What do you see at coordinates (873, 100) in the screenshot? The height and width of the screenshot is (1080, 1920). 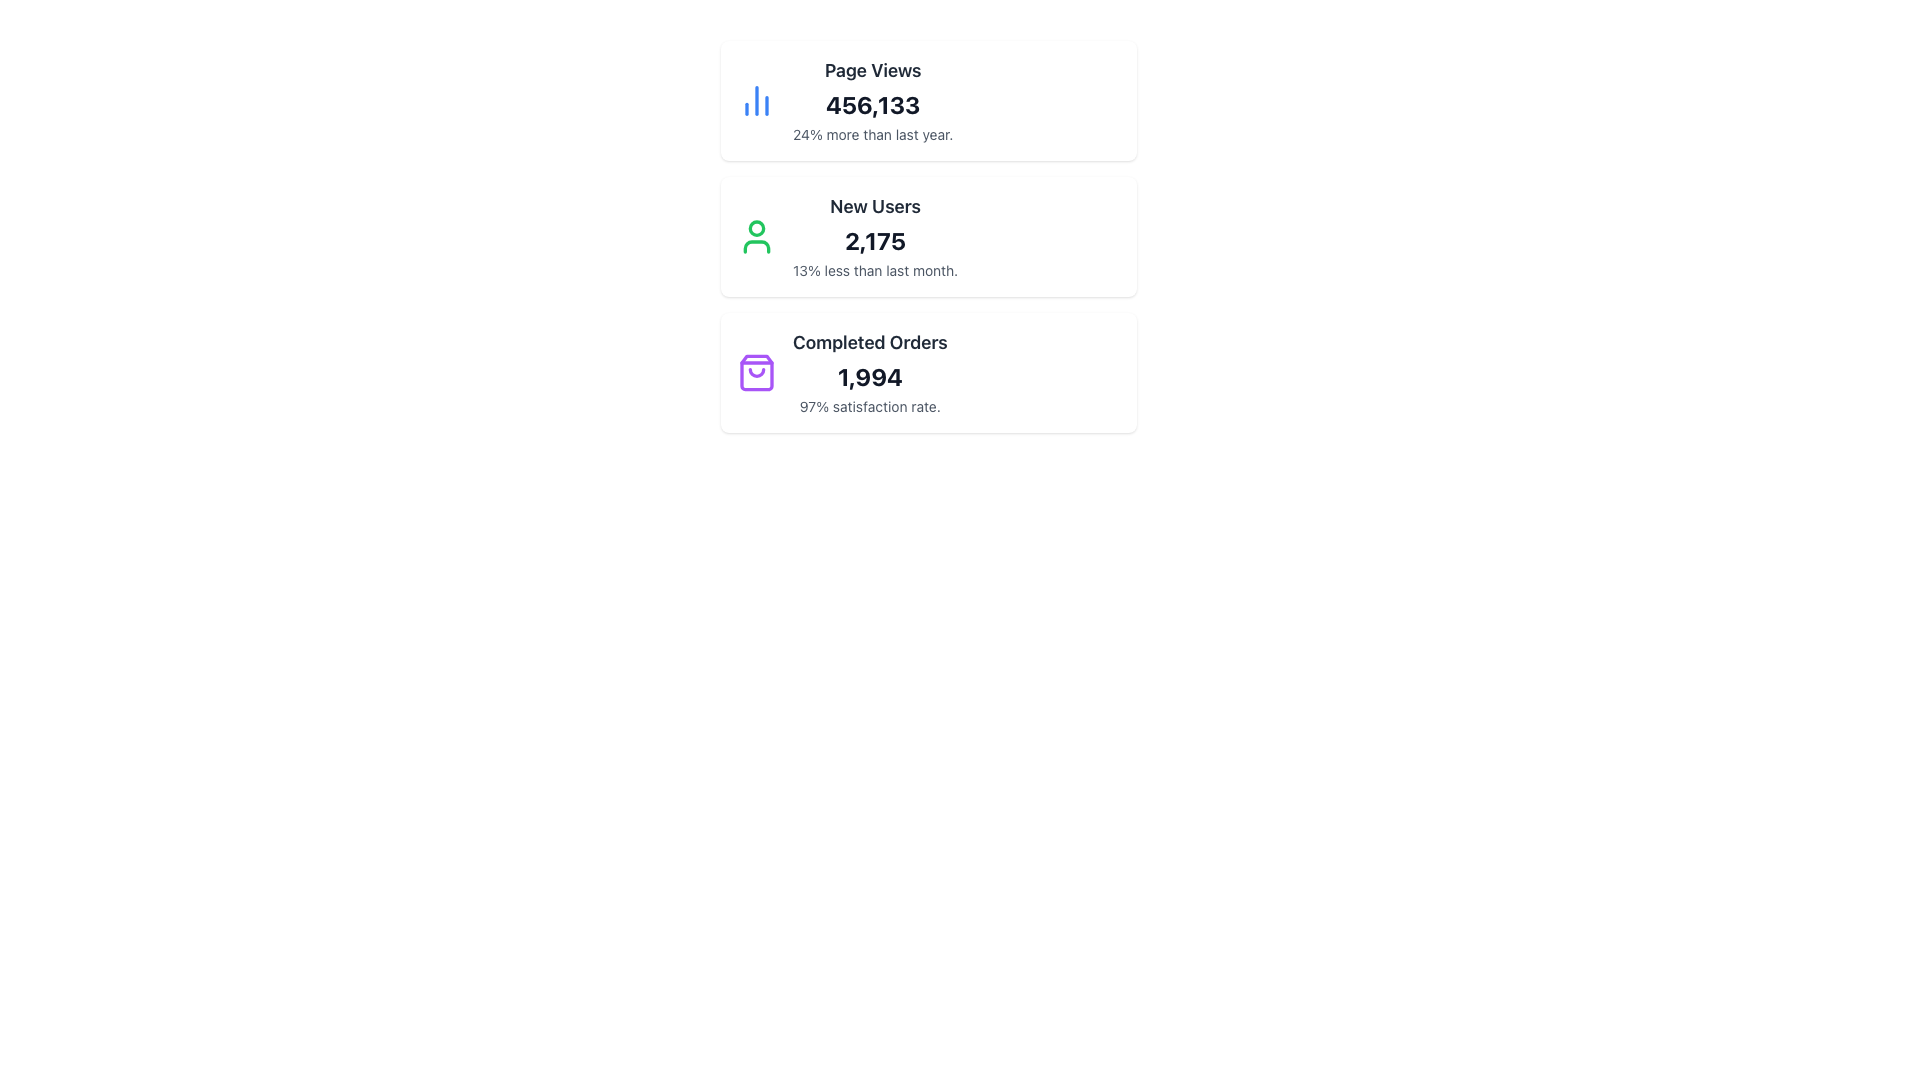 I see `the Data Display Component that shows 'Page Views' with the value '456,133' and the note '24% more than last year.'` at bounding box center [873, 100].